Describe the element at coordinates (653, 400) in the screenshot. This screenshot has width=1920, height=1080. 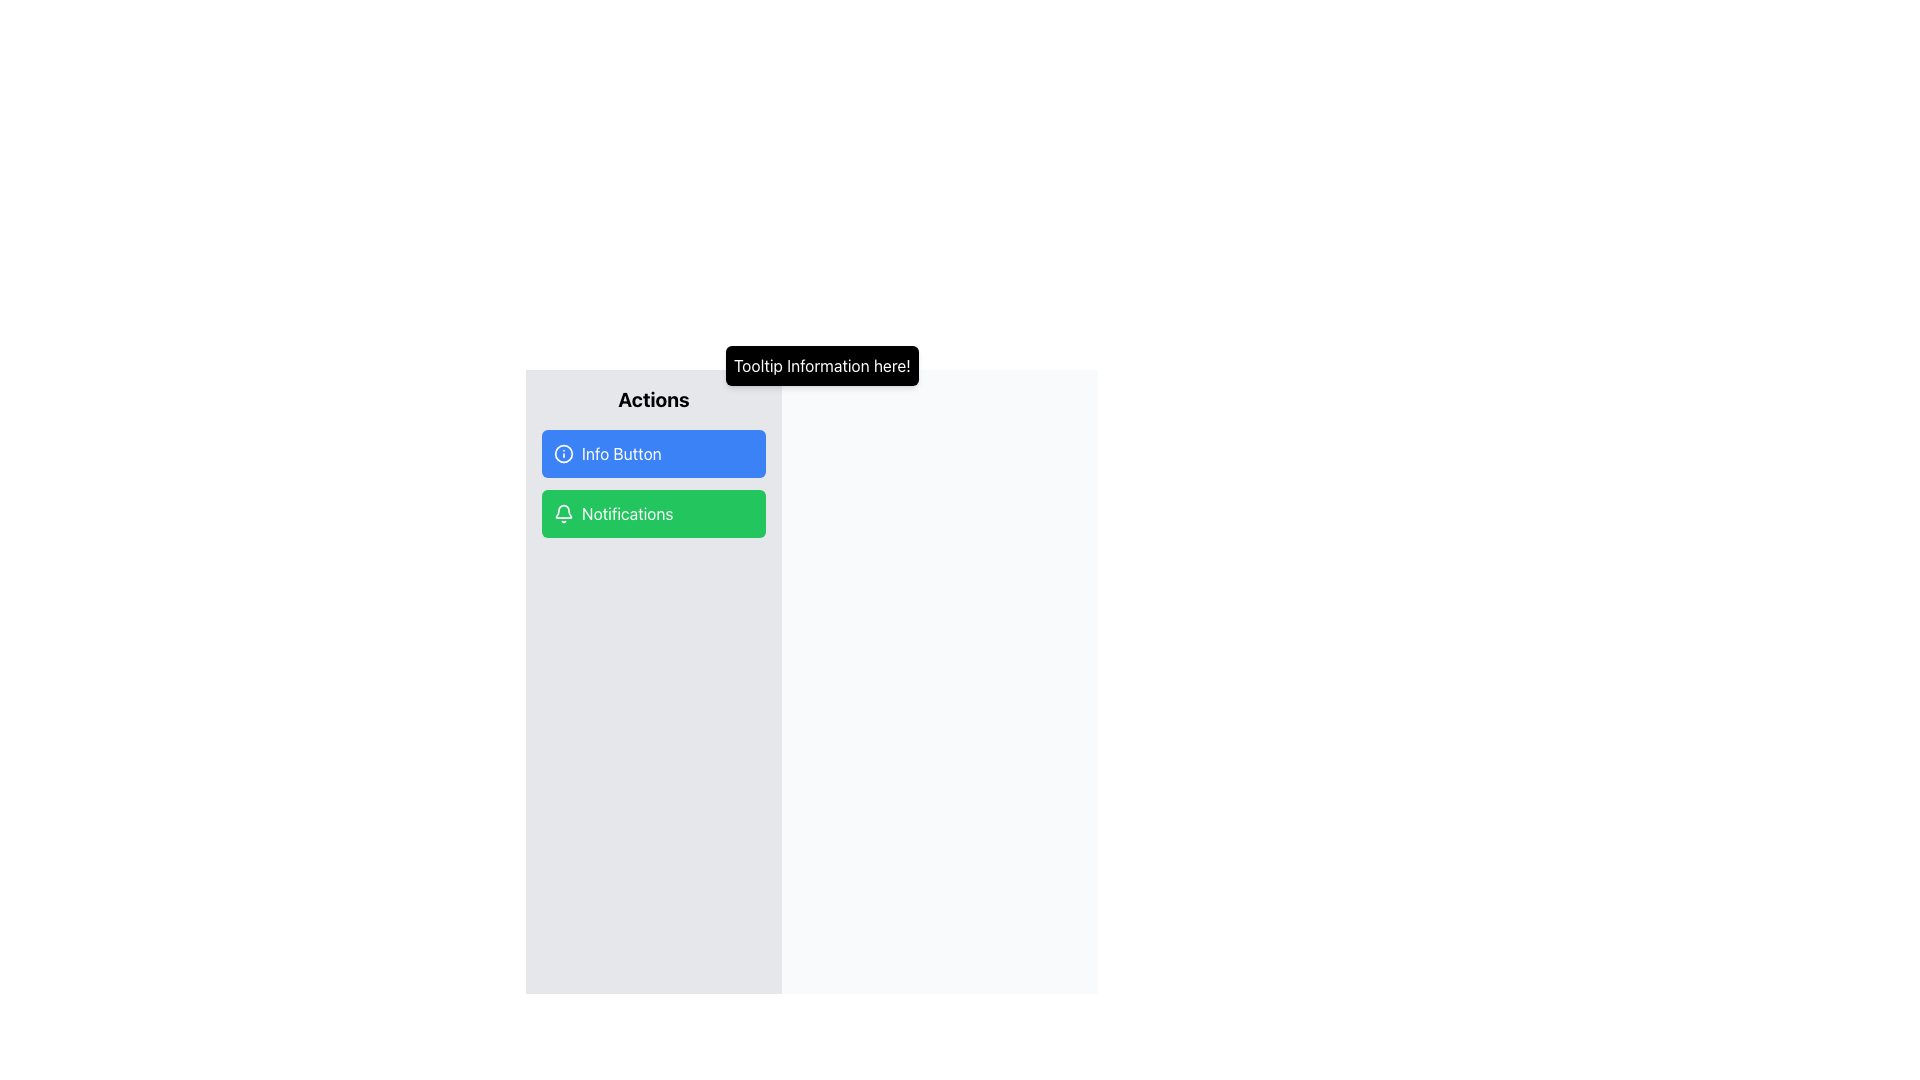
I see `text displayed in the bold 'Actions' label located at the top of the sidebar section` at that location.